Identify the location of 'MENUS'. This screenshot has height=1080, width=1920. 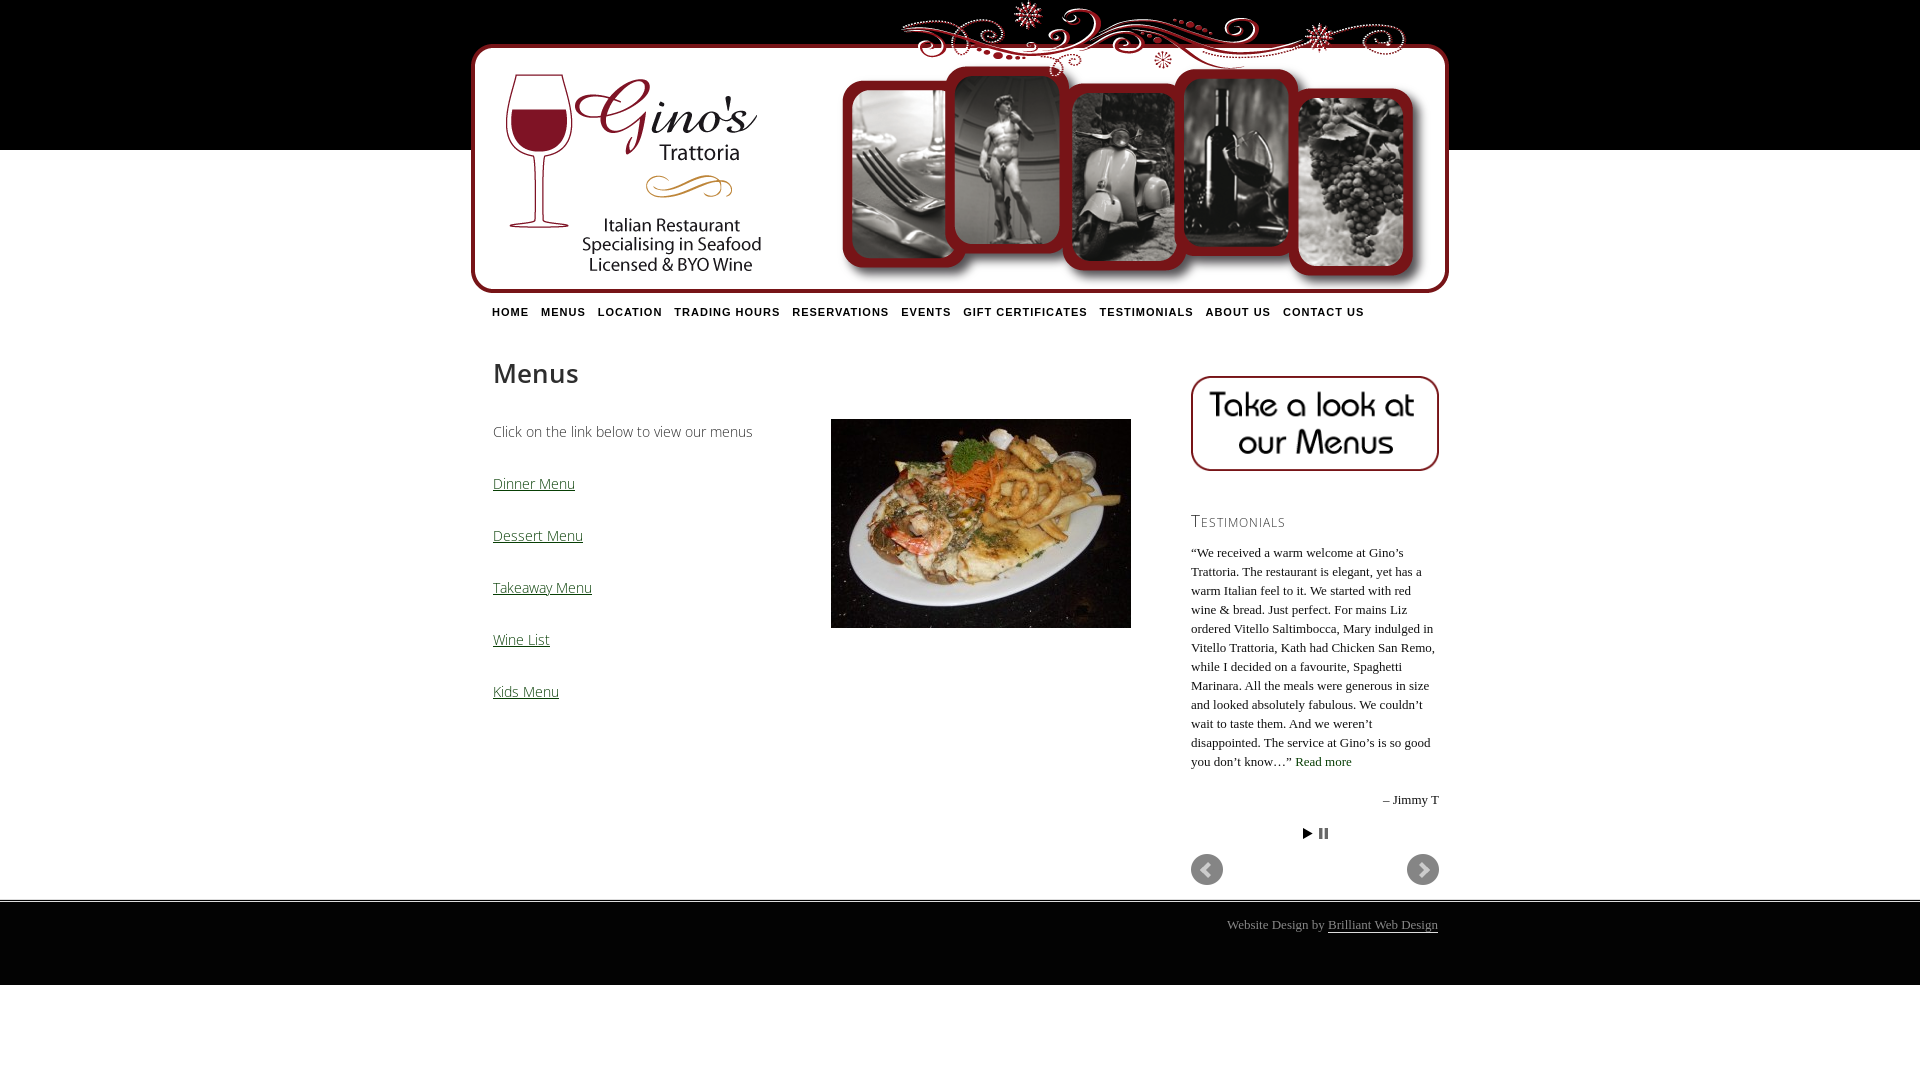
(562, 312).